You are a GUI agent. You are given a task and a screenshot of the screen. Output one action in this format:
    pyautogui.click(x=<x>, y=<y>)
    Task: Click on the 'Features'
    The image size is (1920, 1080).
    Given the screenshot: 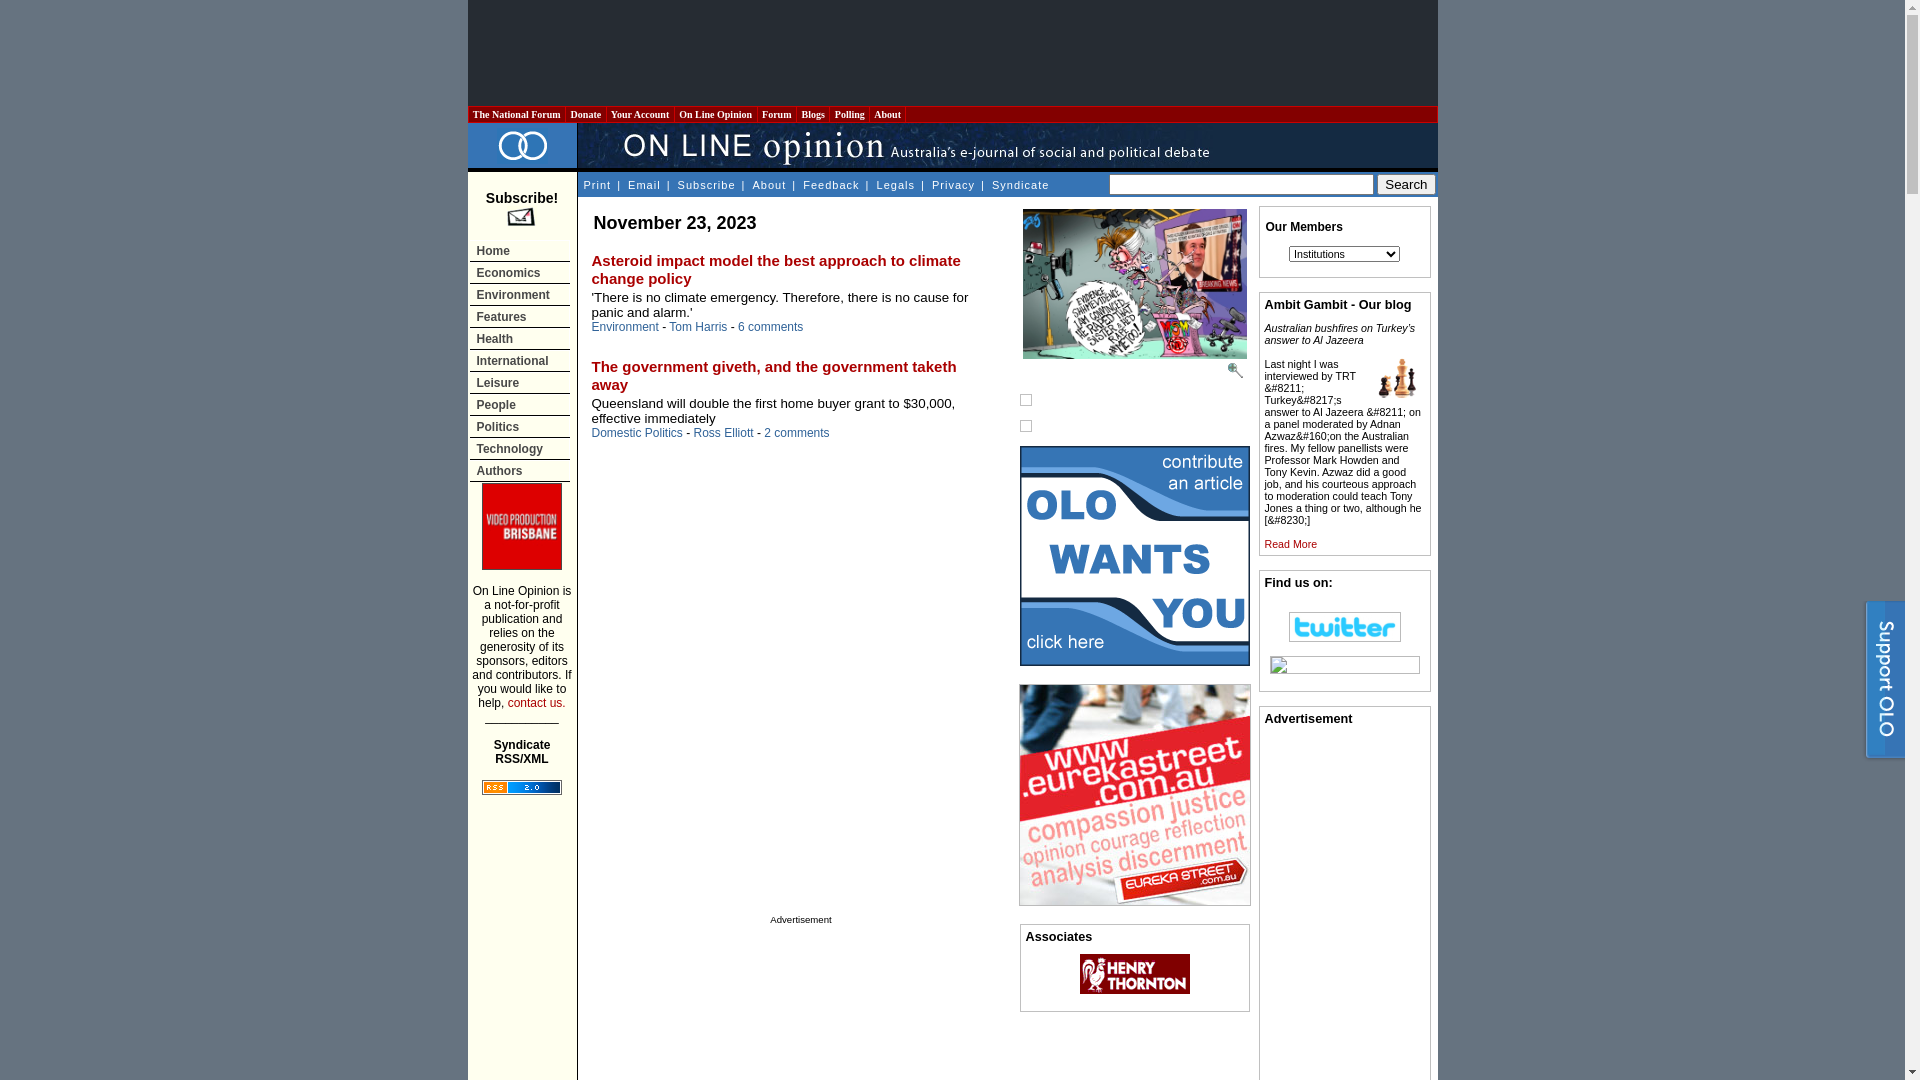 What is the action you would take?
    pyautogui.click(x=469, y=315)
    